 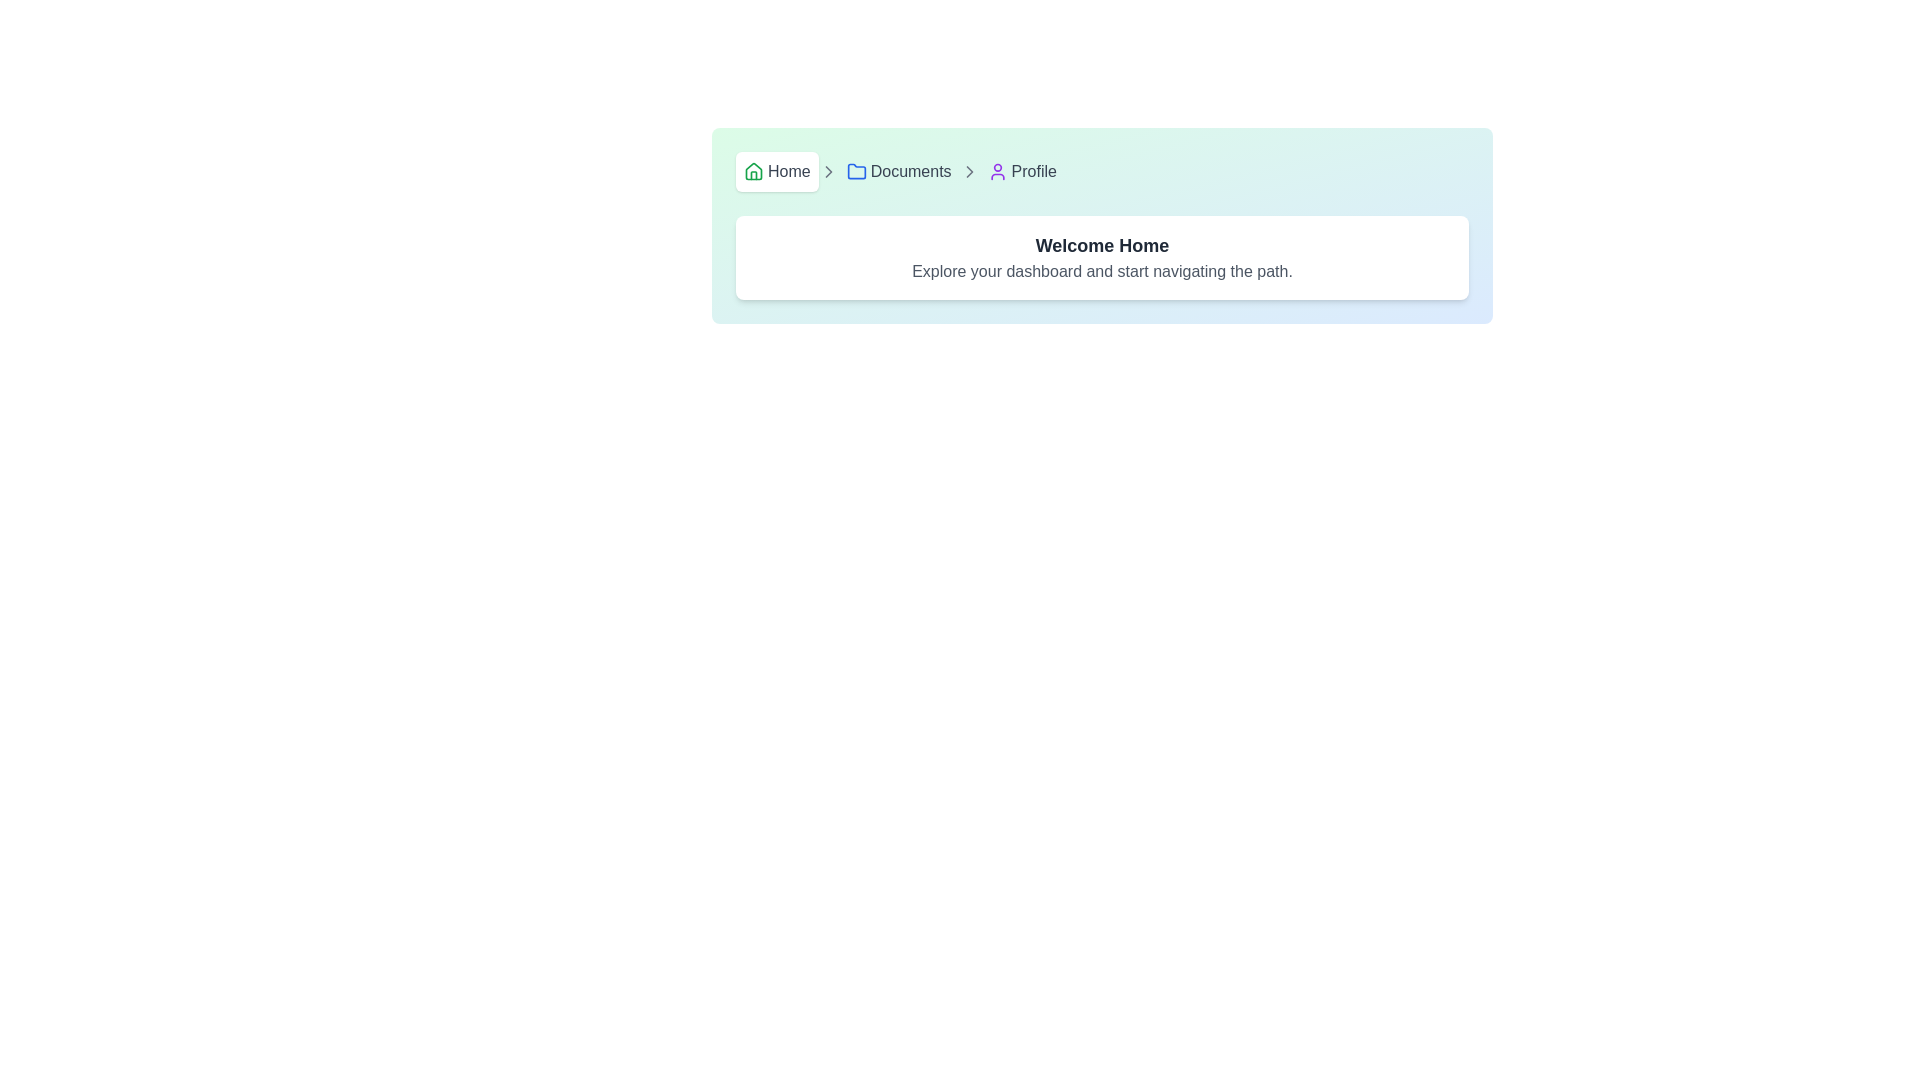 I want to click on the informational panel that serves as an introduction or welcome message to users, providing guidance and context for the dashboard, located below the Breadcrumb UI component, so click(x=1101, y=257).